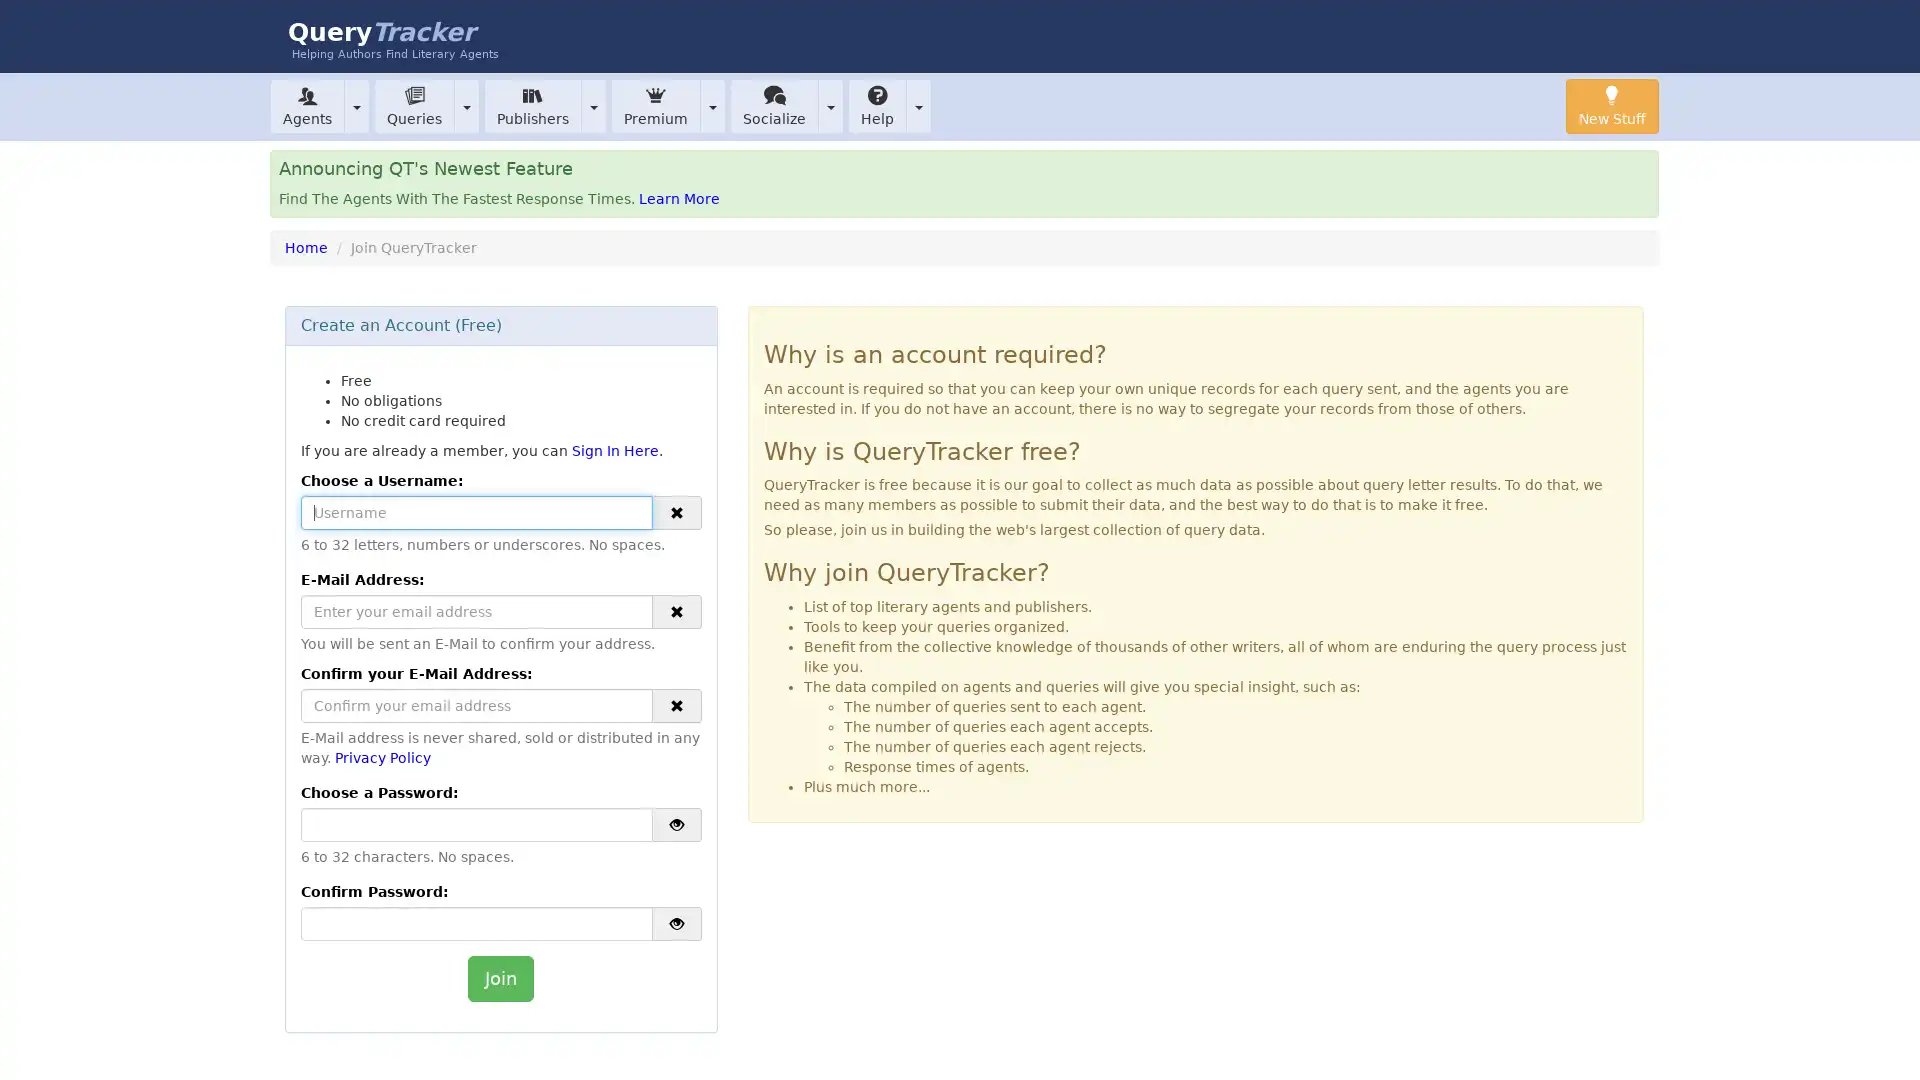  I want to click on Join, so click(500, 978).